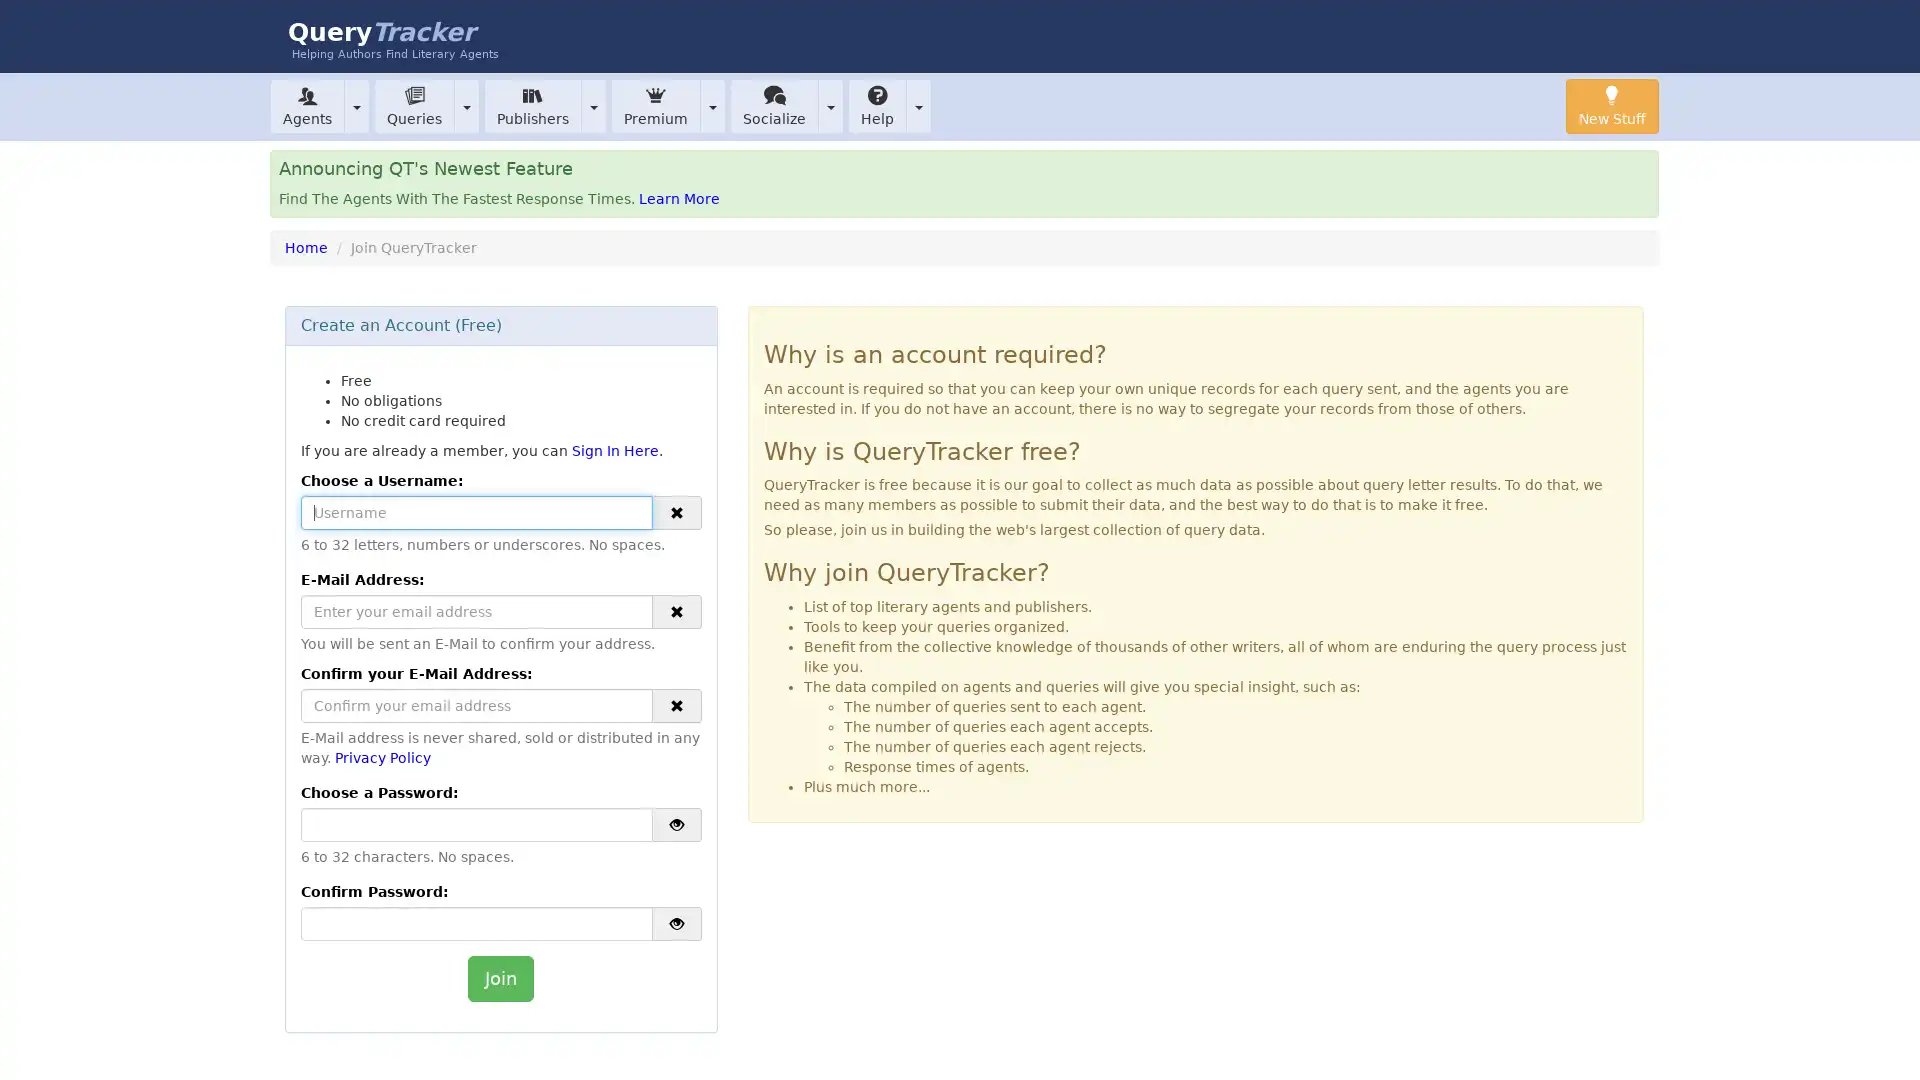  I want to click on Join, so click(500, 978).